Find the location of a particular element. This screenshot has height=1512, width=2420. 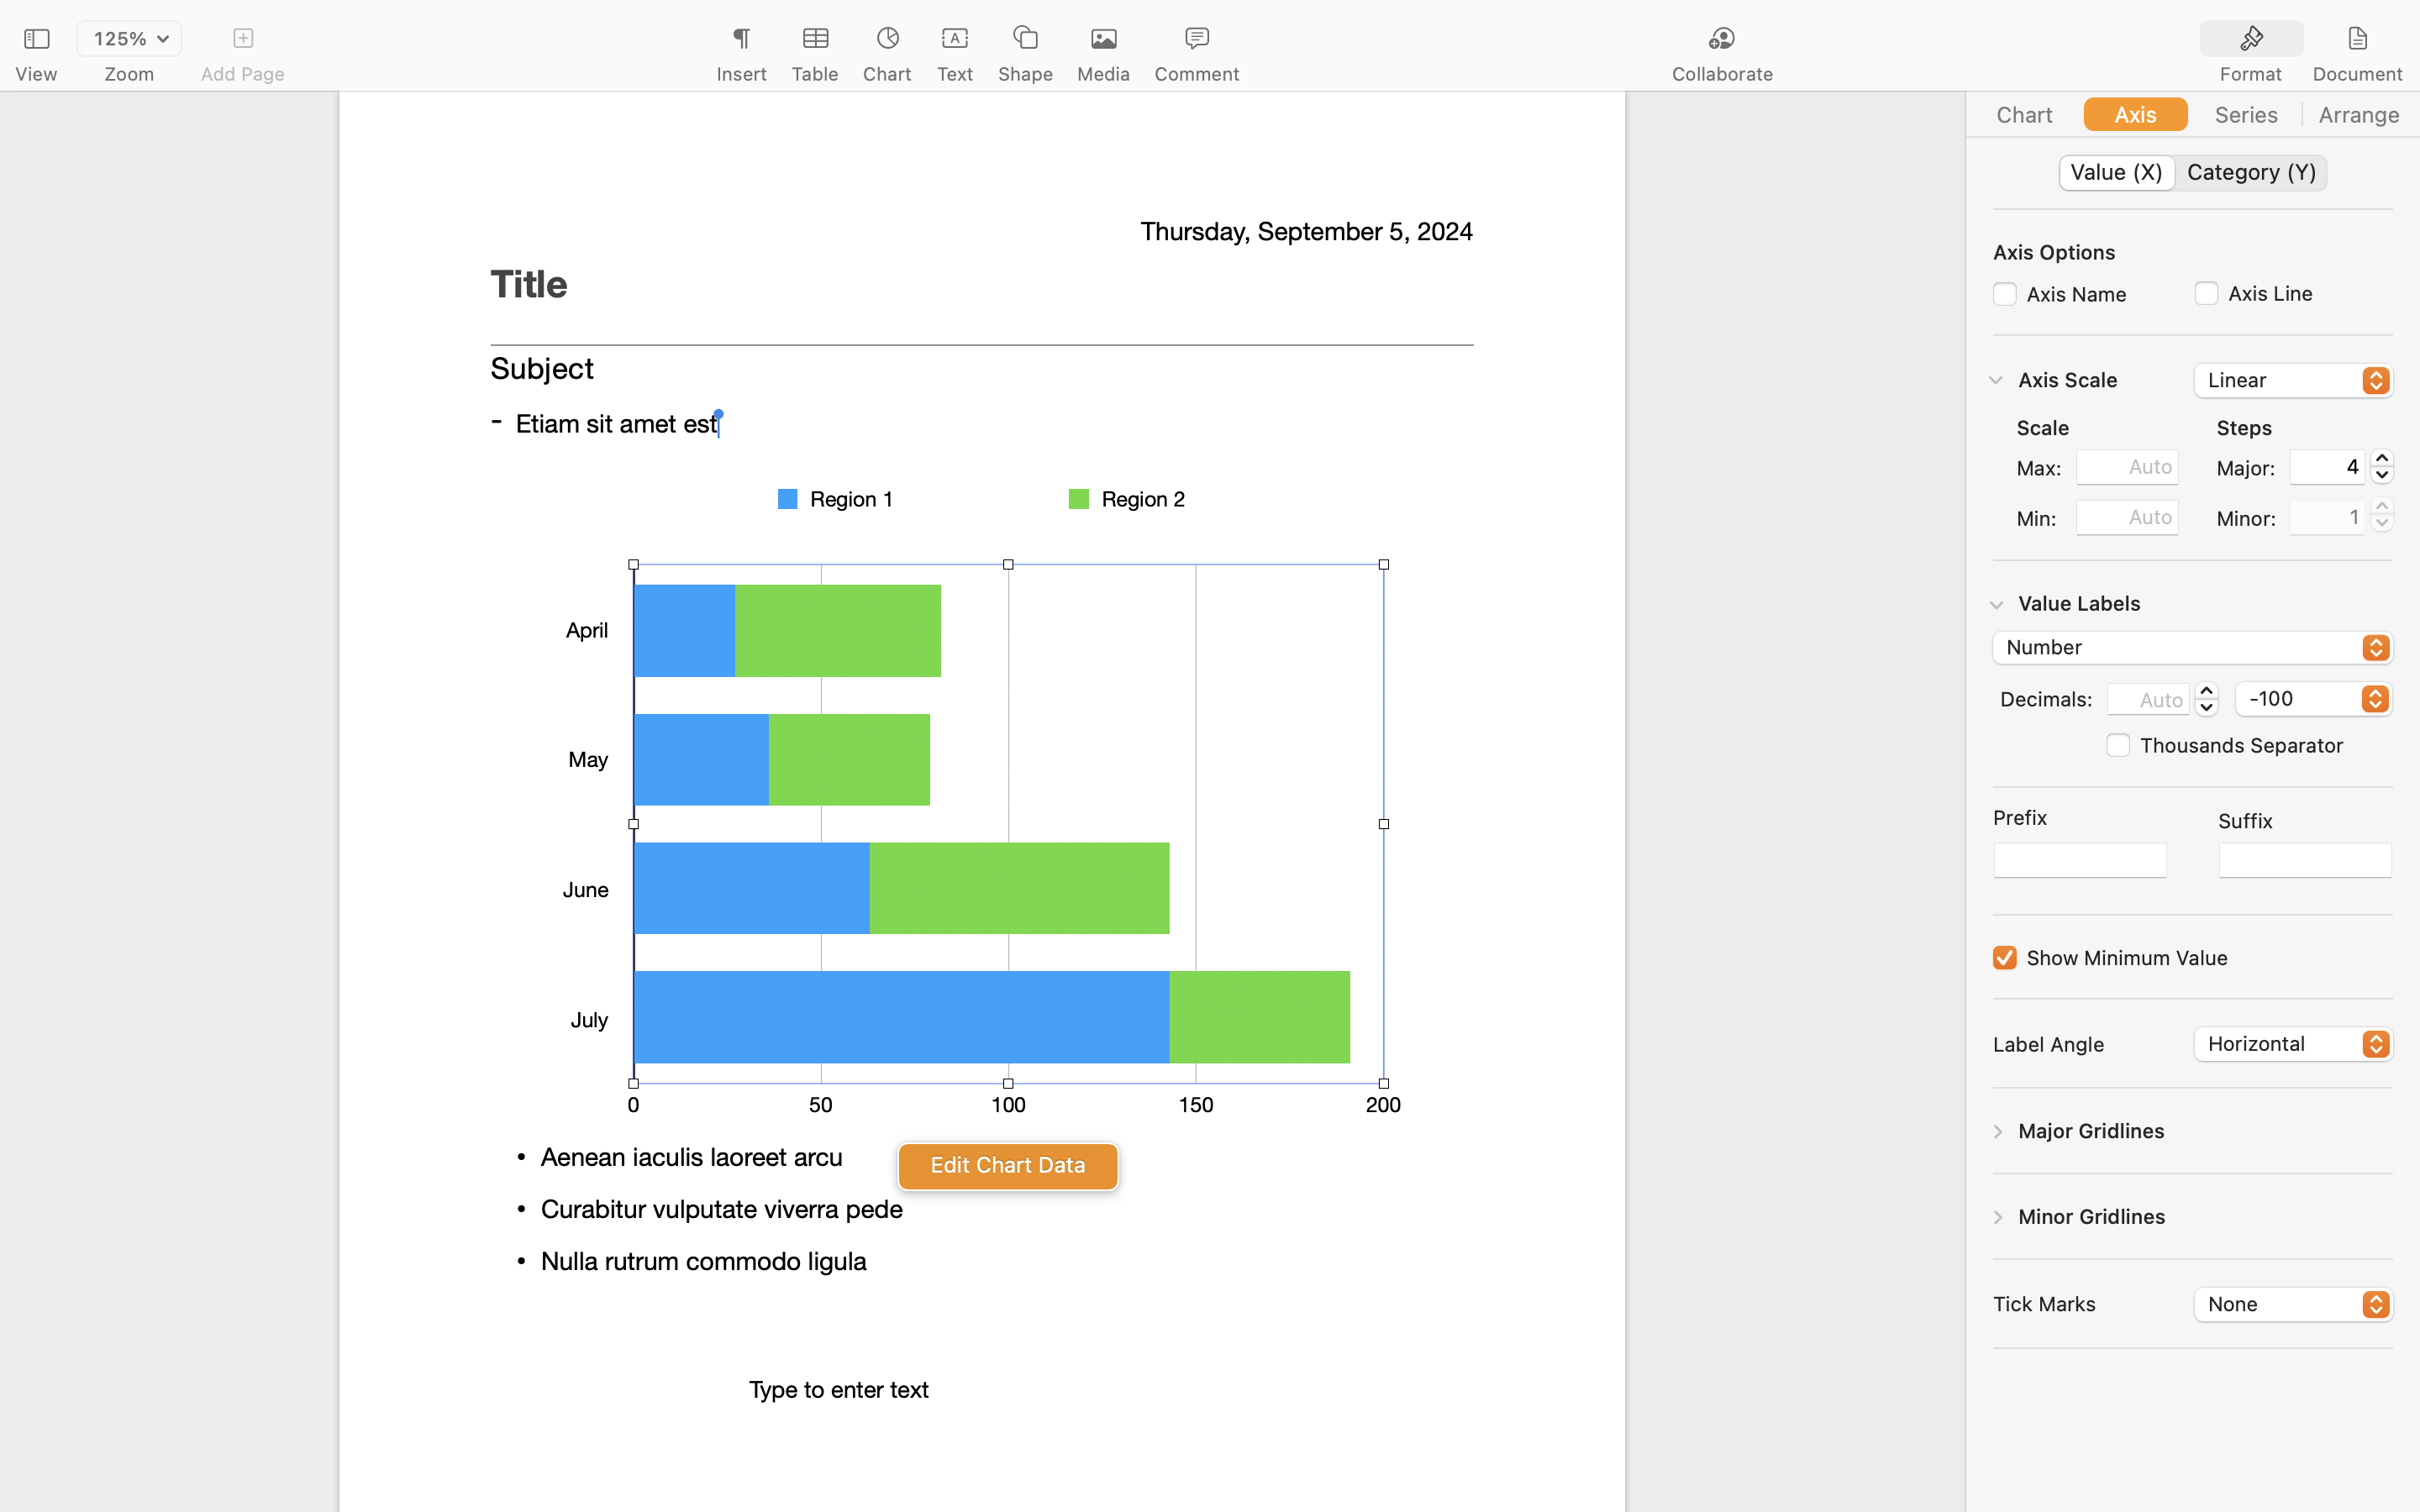

'Major Gridlines' is located at coordinates (2091, 1129).